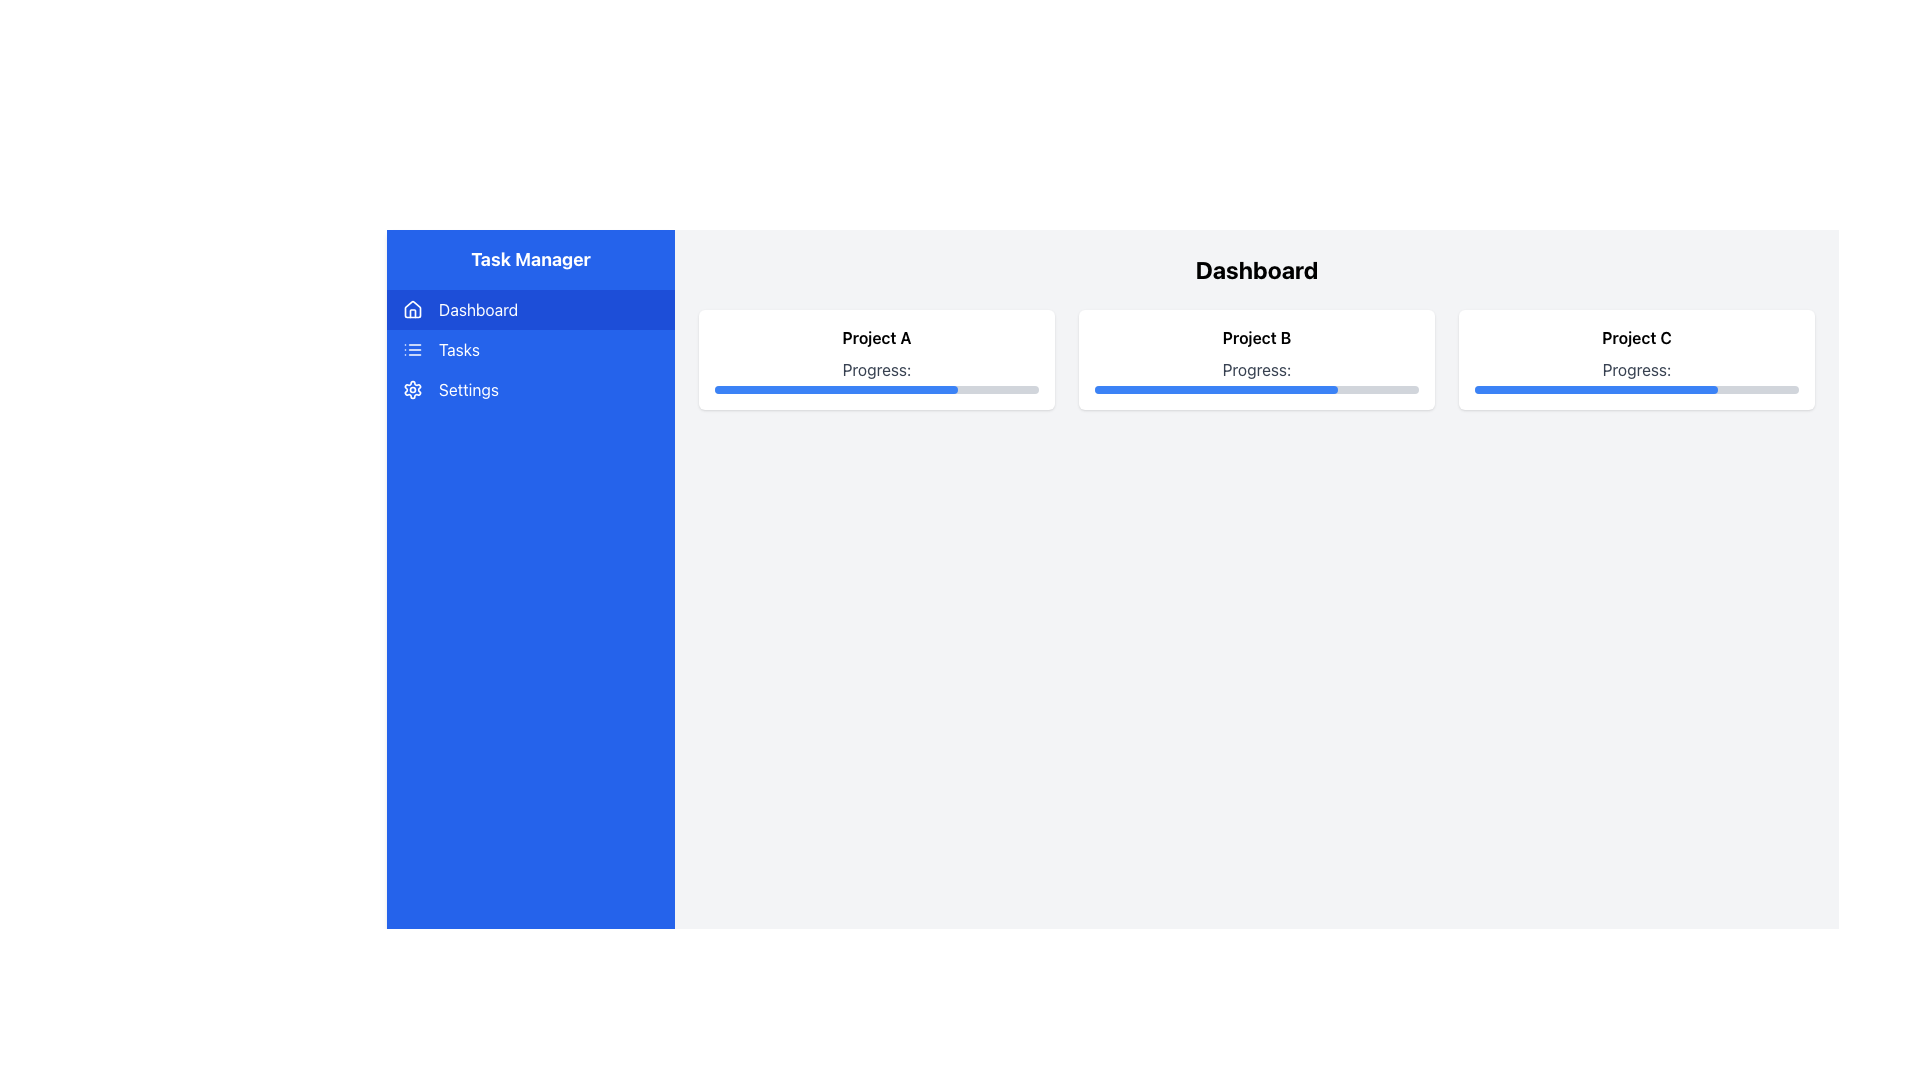 This screenshot has height=1080, width=1920. What do you see at coordinates (411, 389) in the screenshot?
I see `the gear-shaped icon in the settings menu` at bounding box center [411, 389].